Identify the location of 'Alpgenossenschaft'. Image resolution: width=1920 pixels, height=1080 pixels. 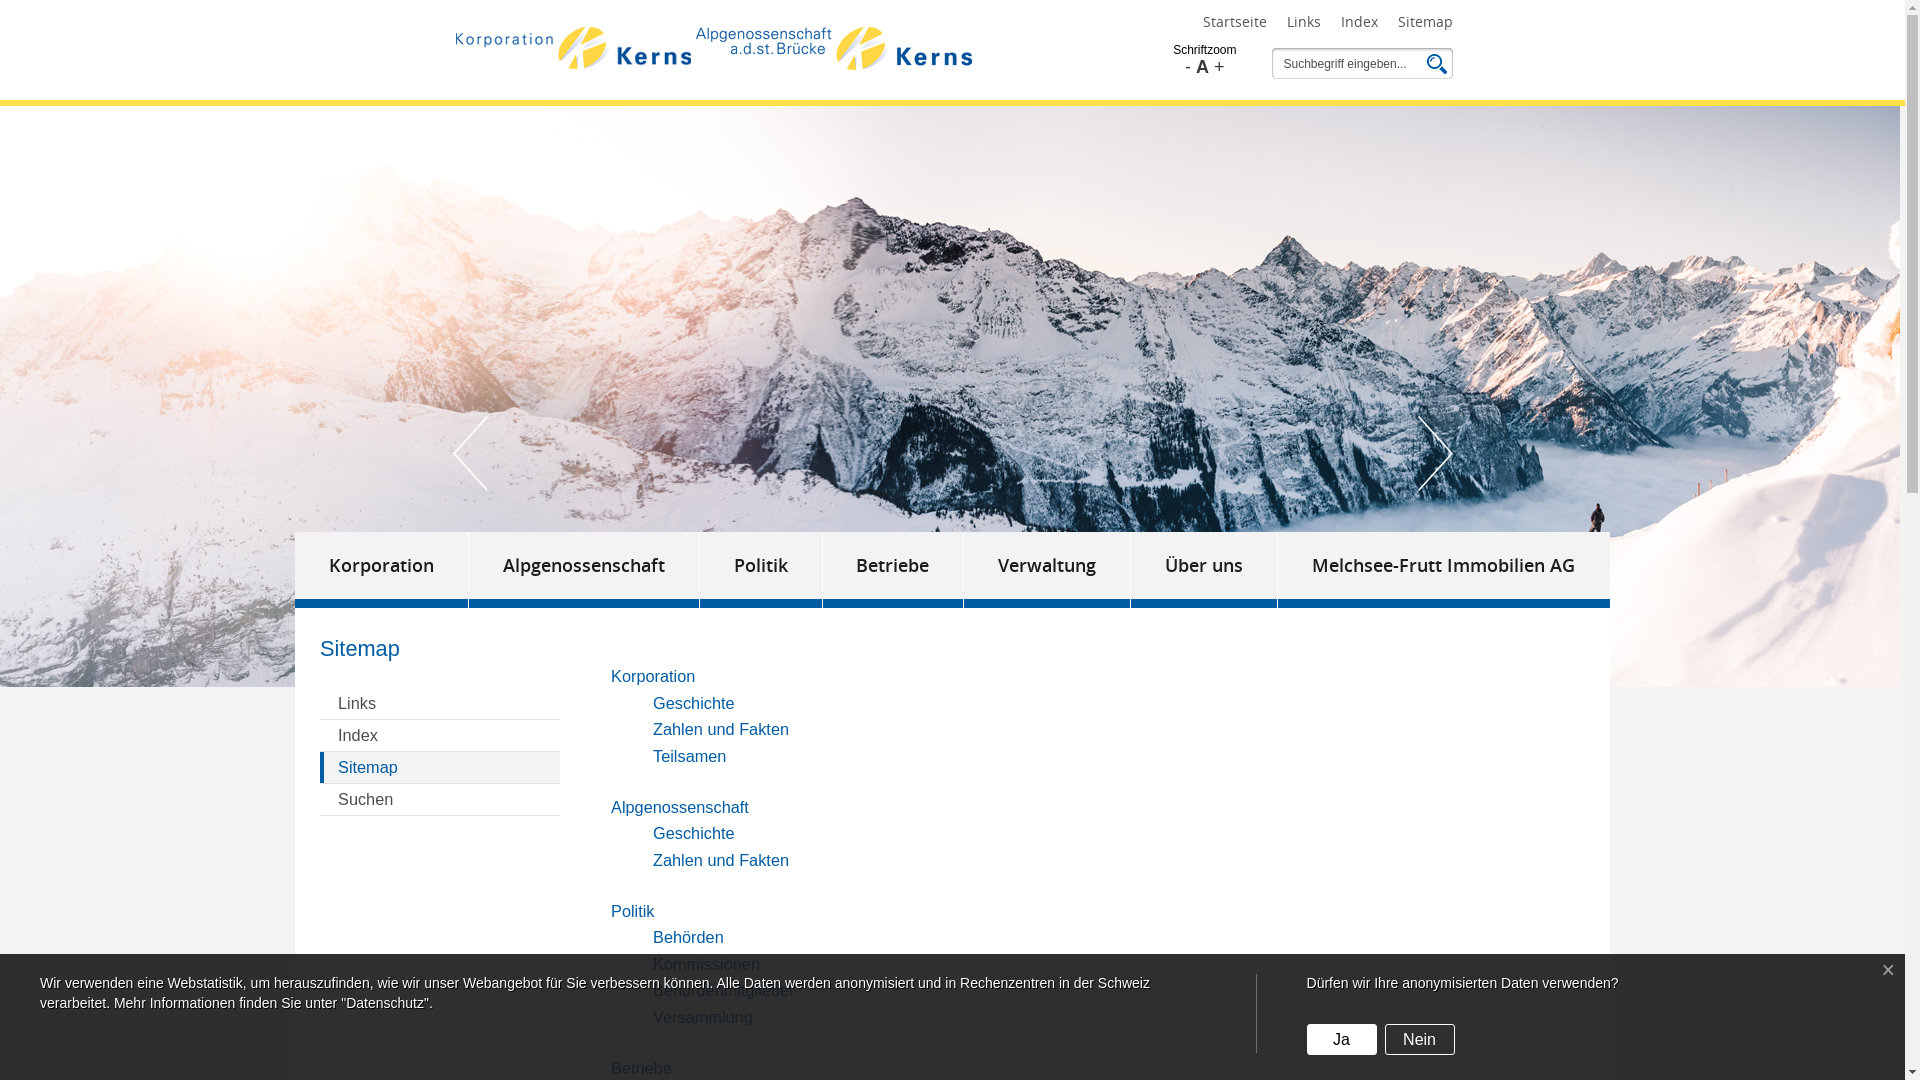
(680, 805).